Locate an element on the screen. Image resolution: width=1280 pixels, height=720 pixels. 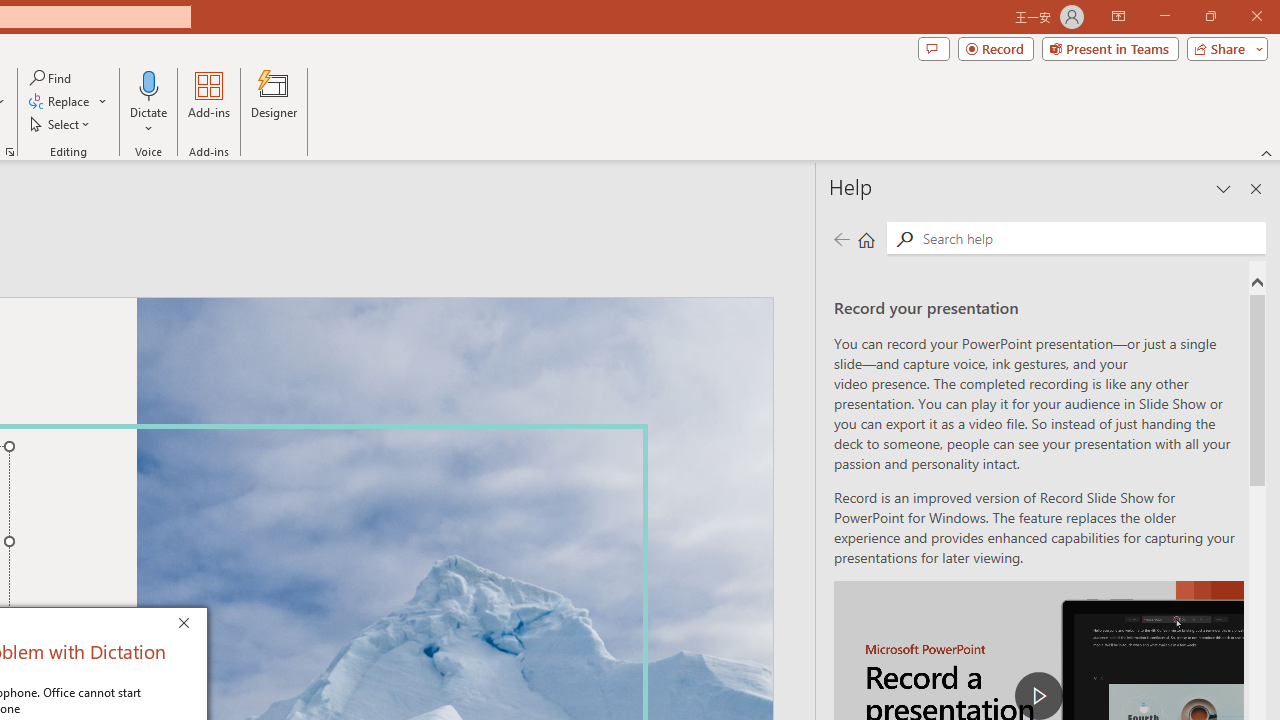
'Previous page' is located at coordinates (841, 238).